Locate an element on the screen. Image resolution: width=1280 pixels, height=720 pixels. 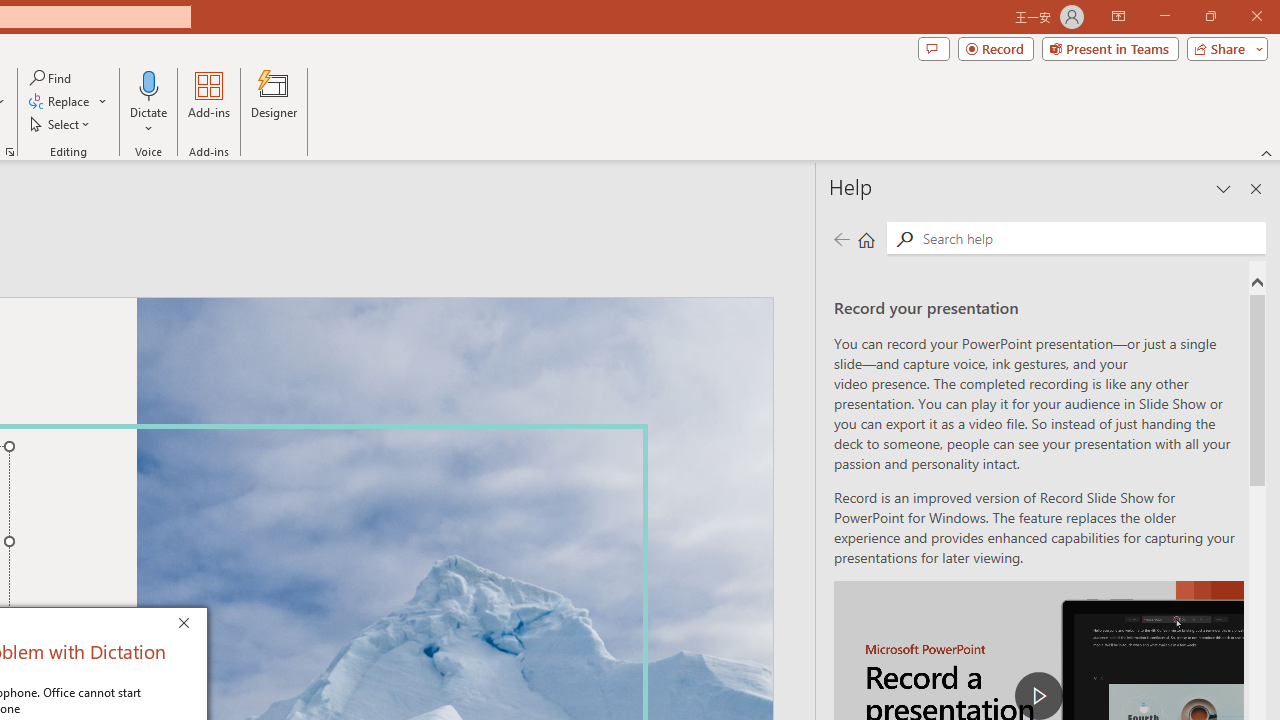
'Previous page' is located at coordinates (841, 238).